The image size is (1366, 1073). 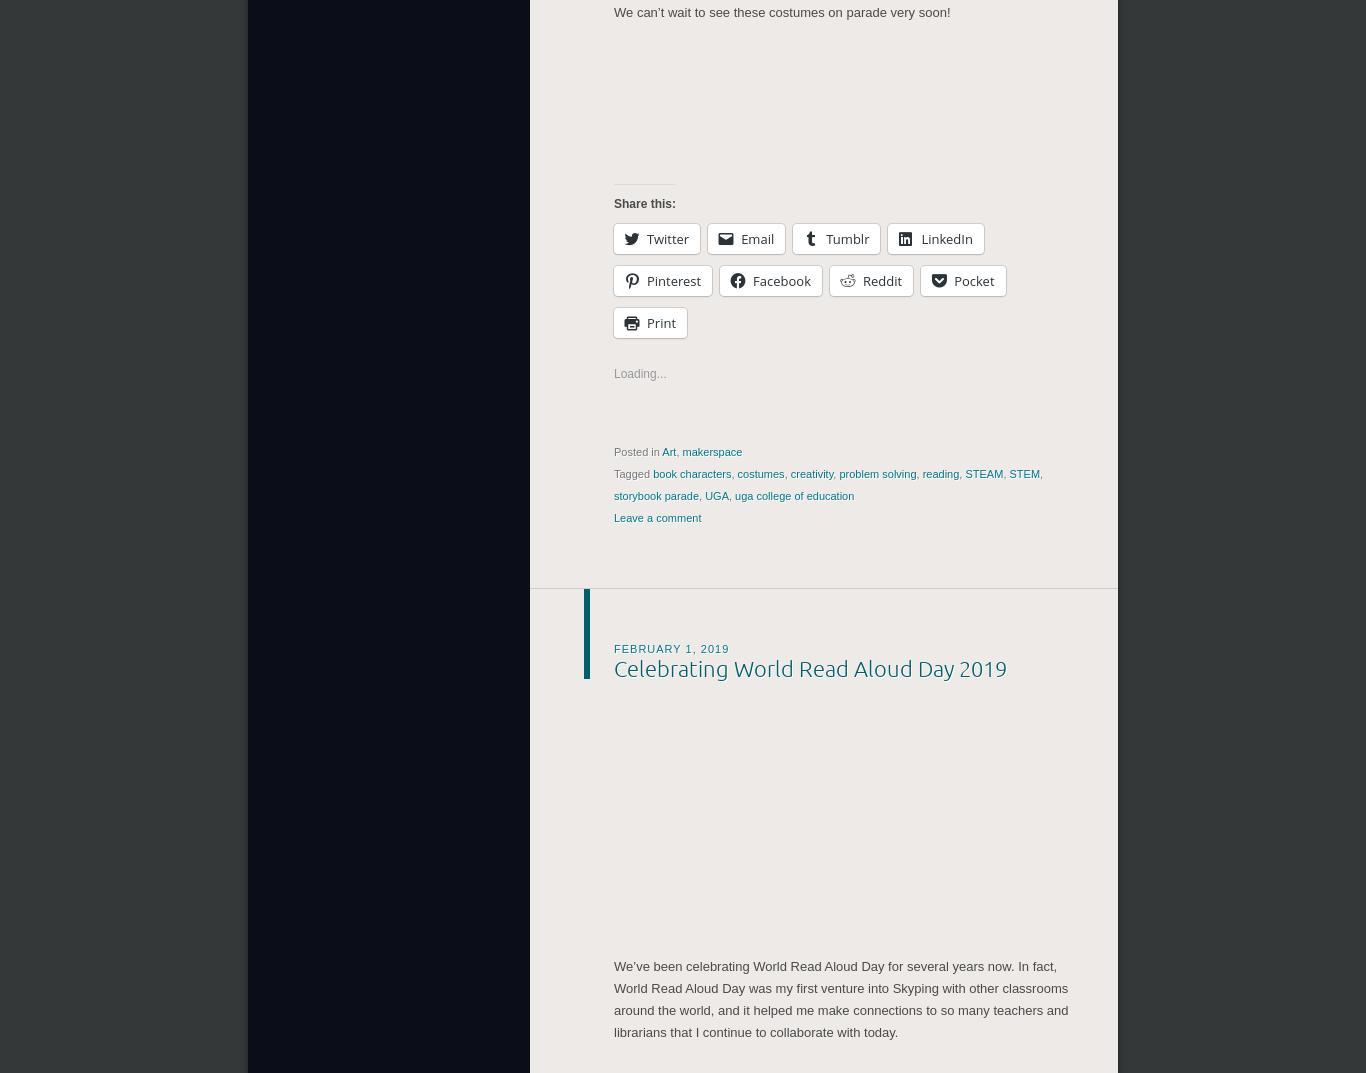 What do you see at coordinates (656, 512) in the screenshot?
I see `'Leave a comment'` at bounding box center [656, 512].